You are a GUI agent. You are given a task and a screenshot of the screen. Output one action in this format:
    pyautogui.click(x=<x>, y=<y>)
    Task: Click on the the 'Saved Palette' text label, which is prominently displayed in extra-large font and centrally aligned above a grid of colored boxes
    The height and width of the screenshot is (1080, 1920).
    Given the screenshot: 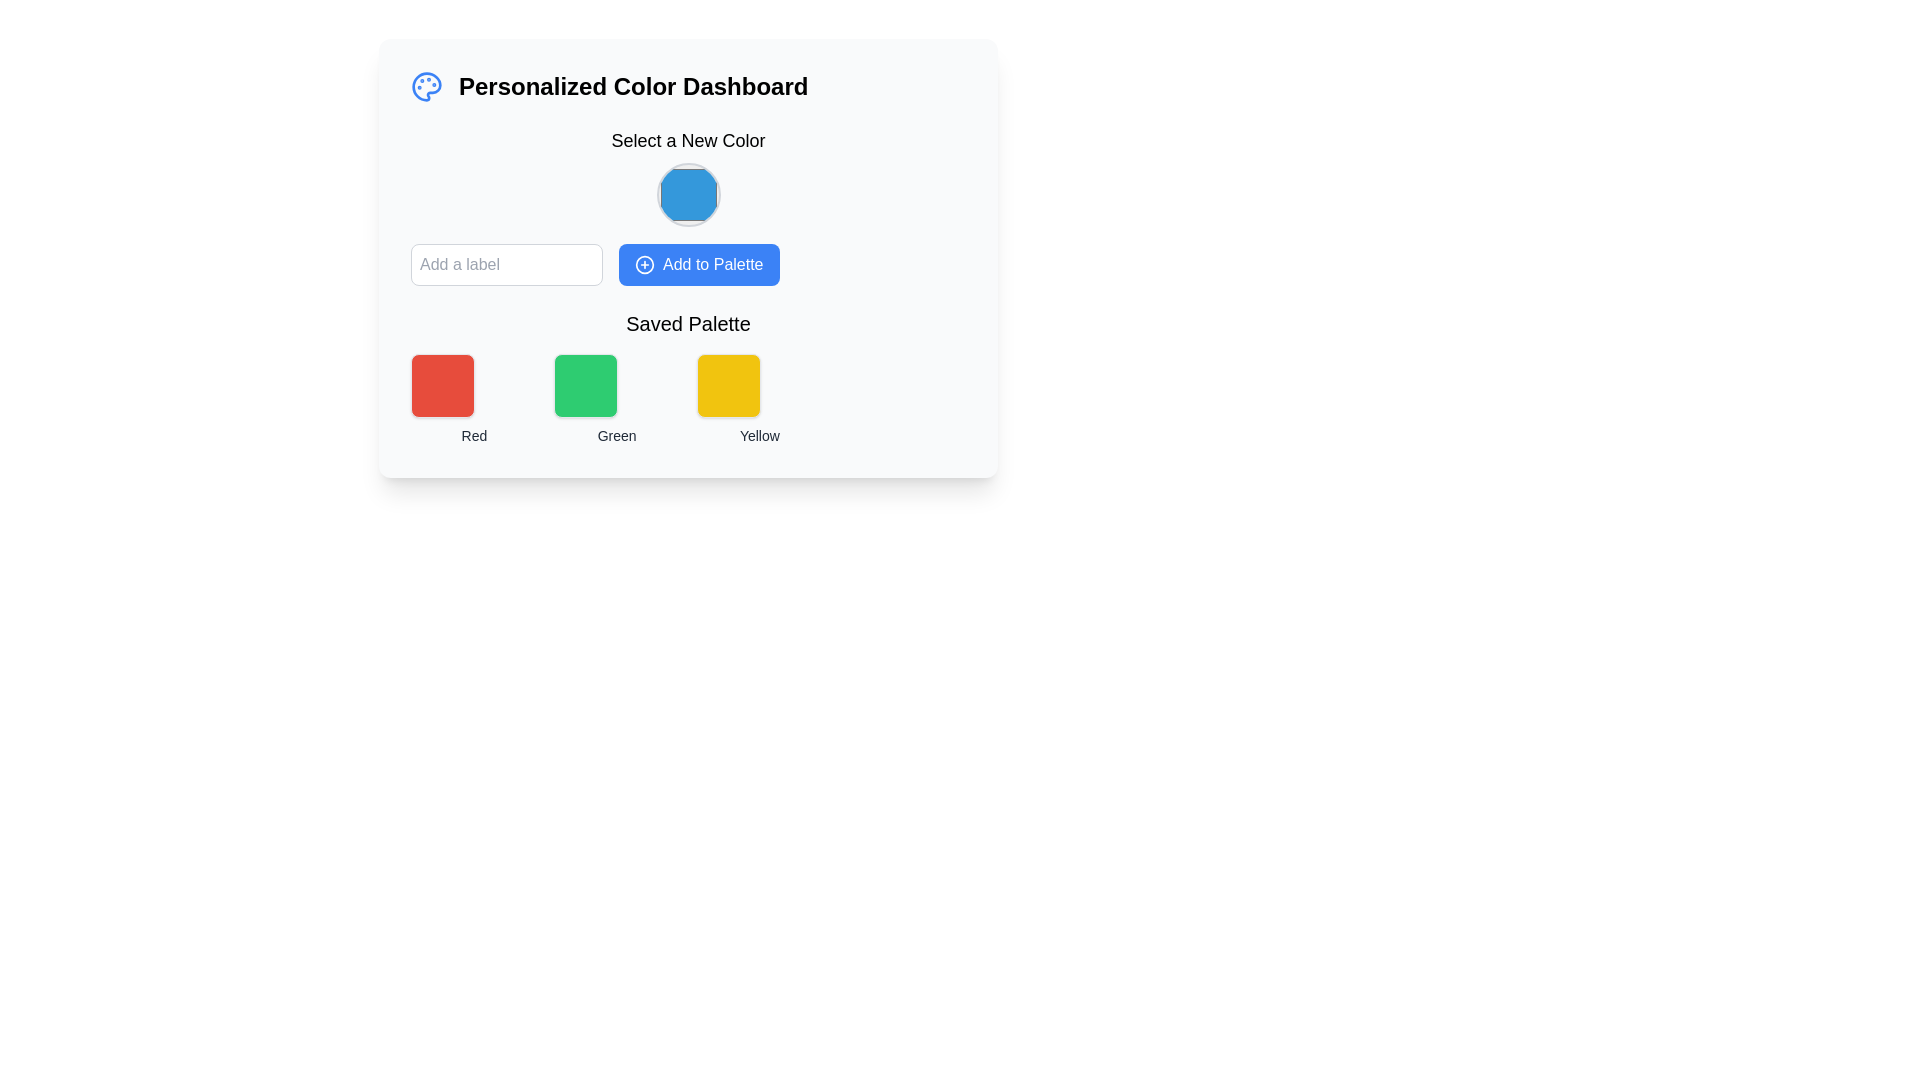 What is the action you would take?
    pyautogui.click(x=688, y=323)
    